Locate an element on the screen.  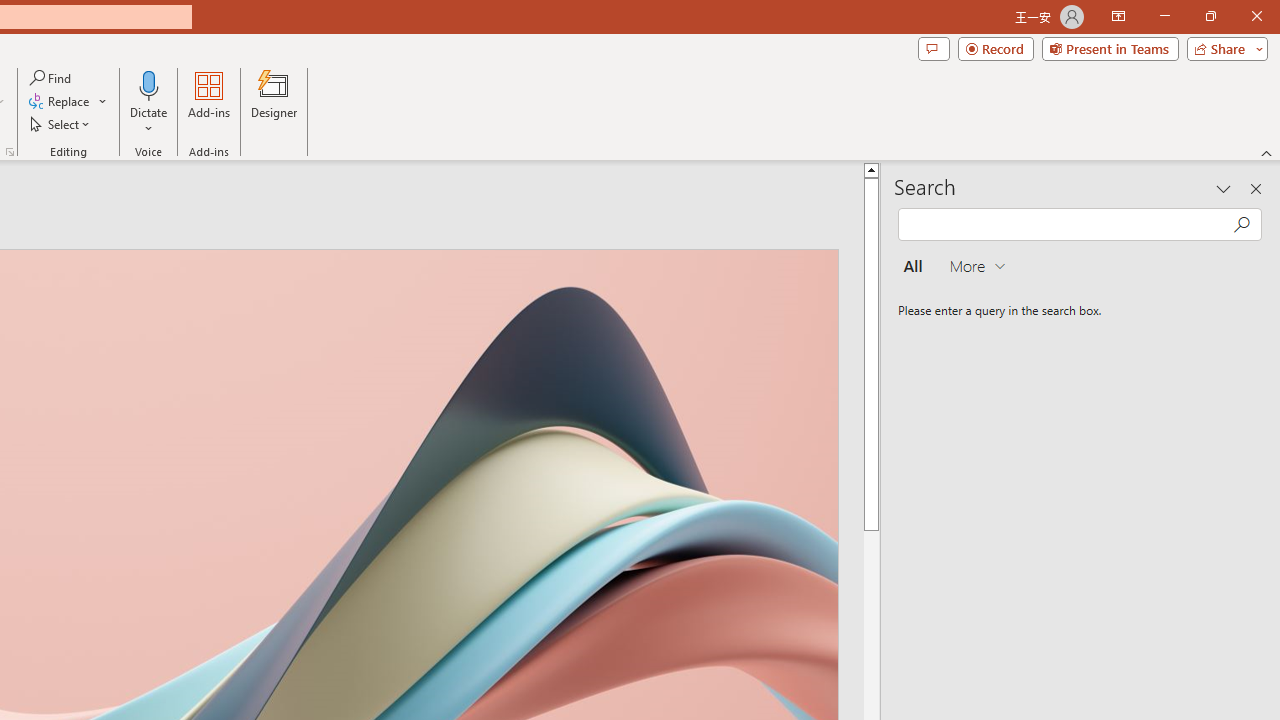
'Designer' is located at coordinates (273, 103).